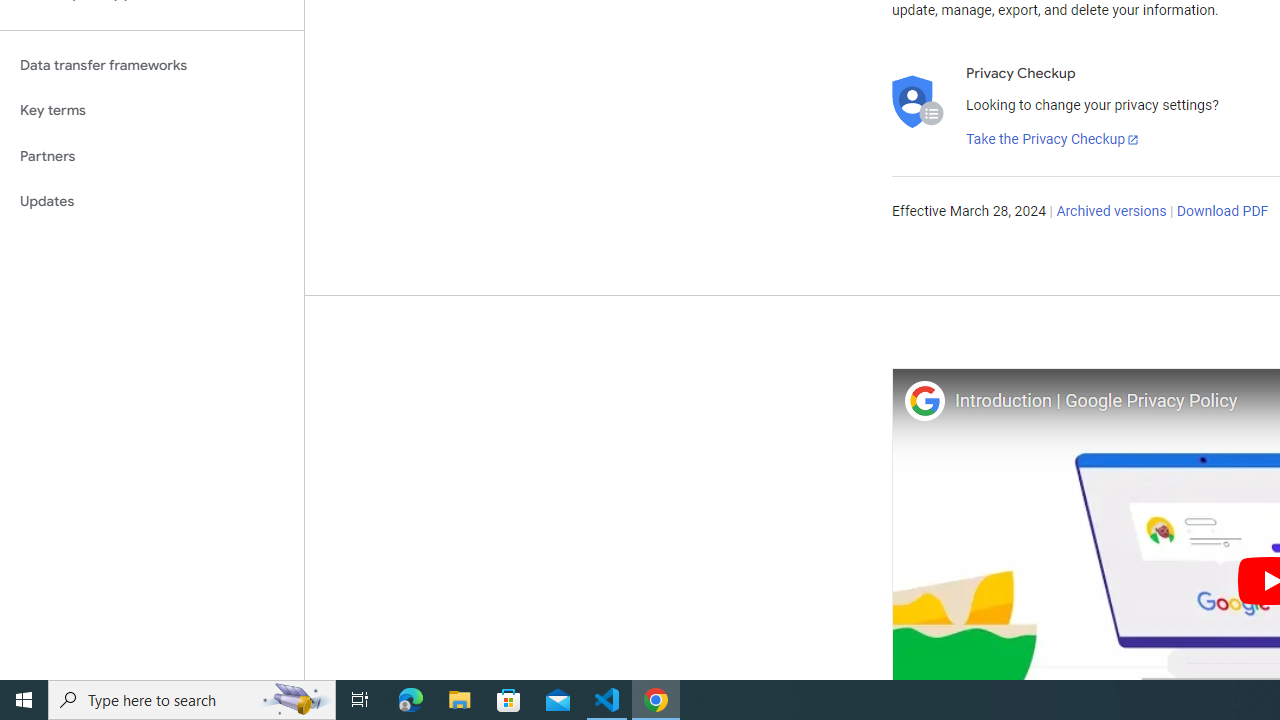 The width and height of the screenshot is (1280, 720). Describe the element at coordinates (1221, 212) in the screenshot. I see `'Download PDF'` at that location.